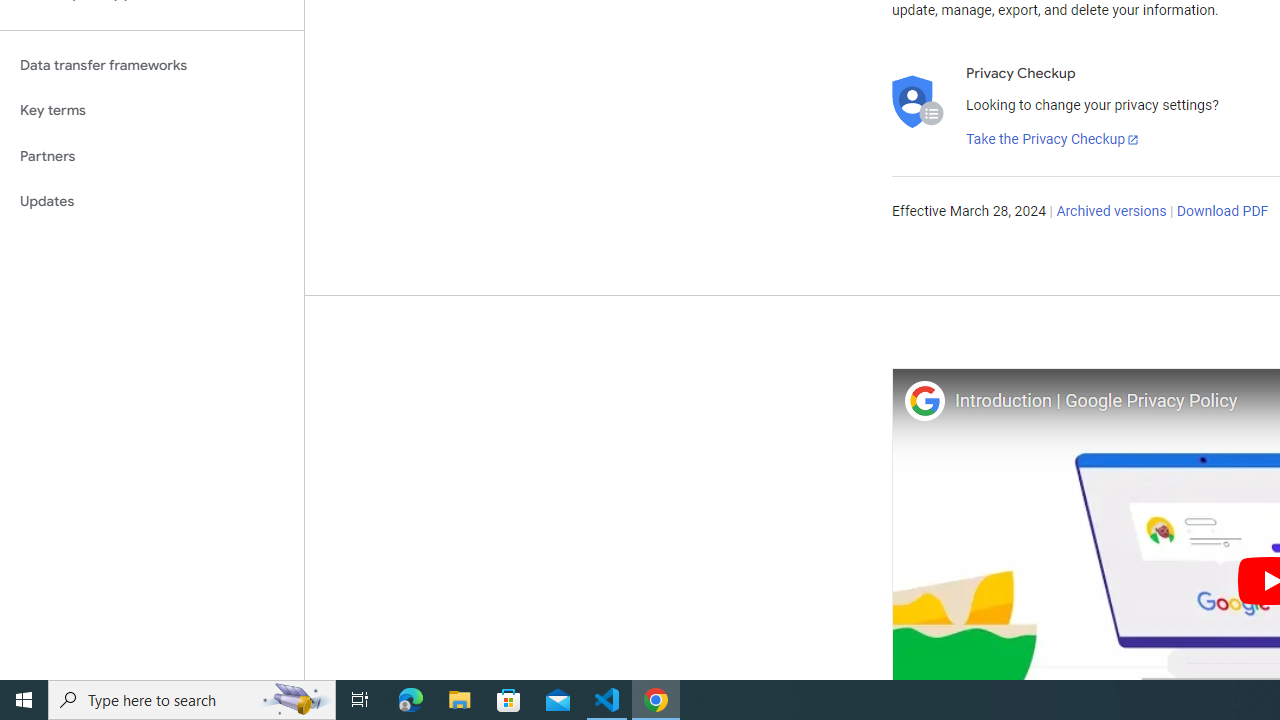 The width and height of the screenshot is (1280, 720). Describe the element at coordinates (1221, 212) in the screenshot. I see `'Download PDF'` at that location.